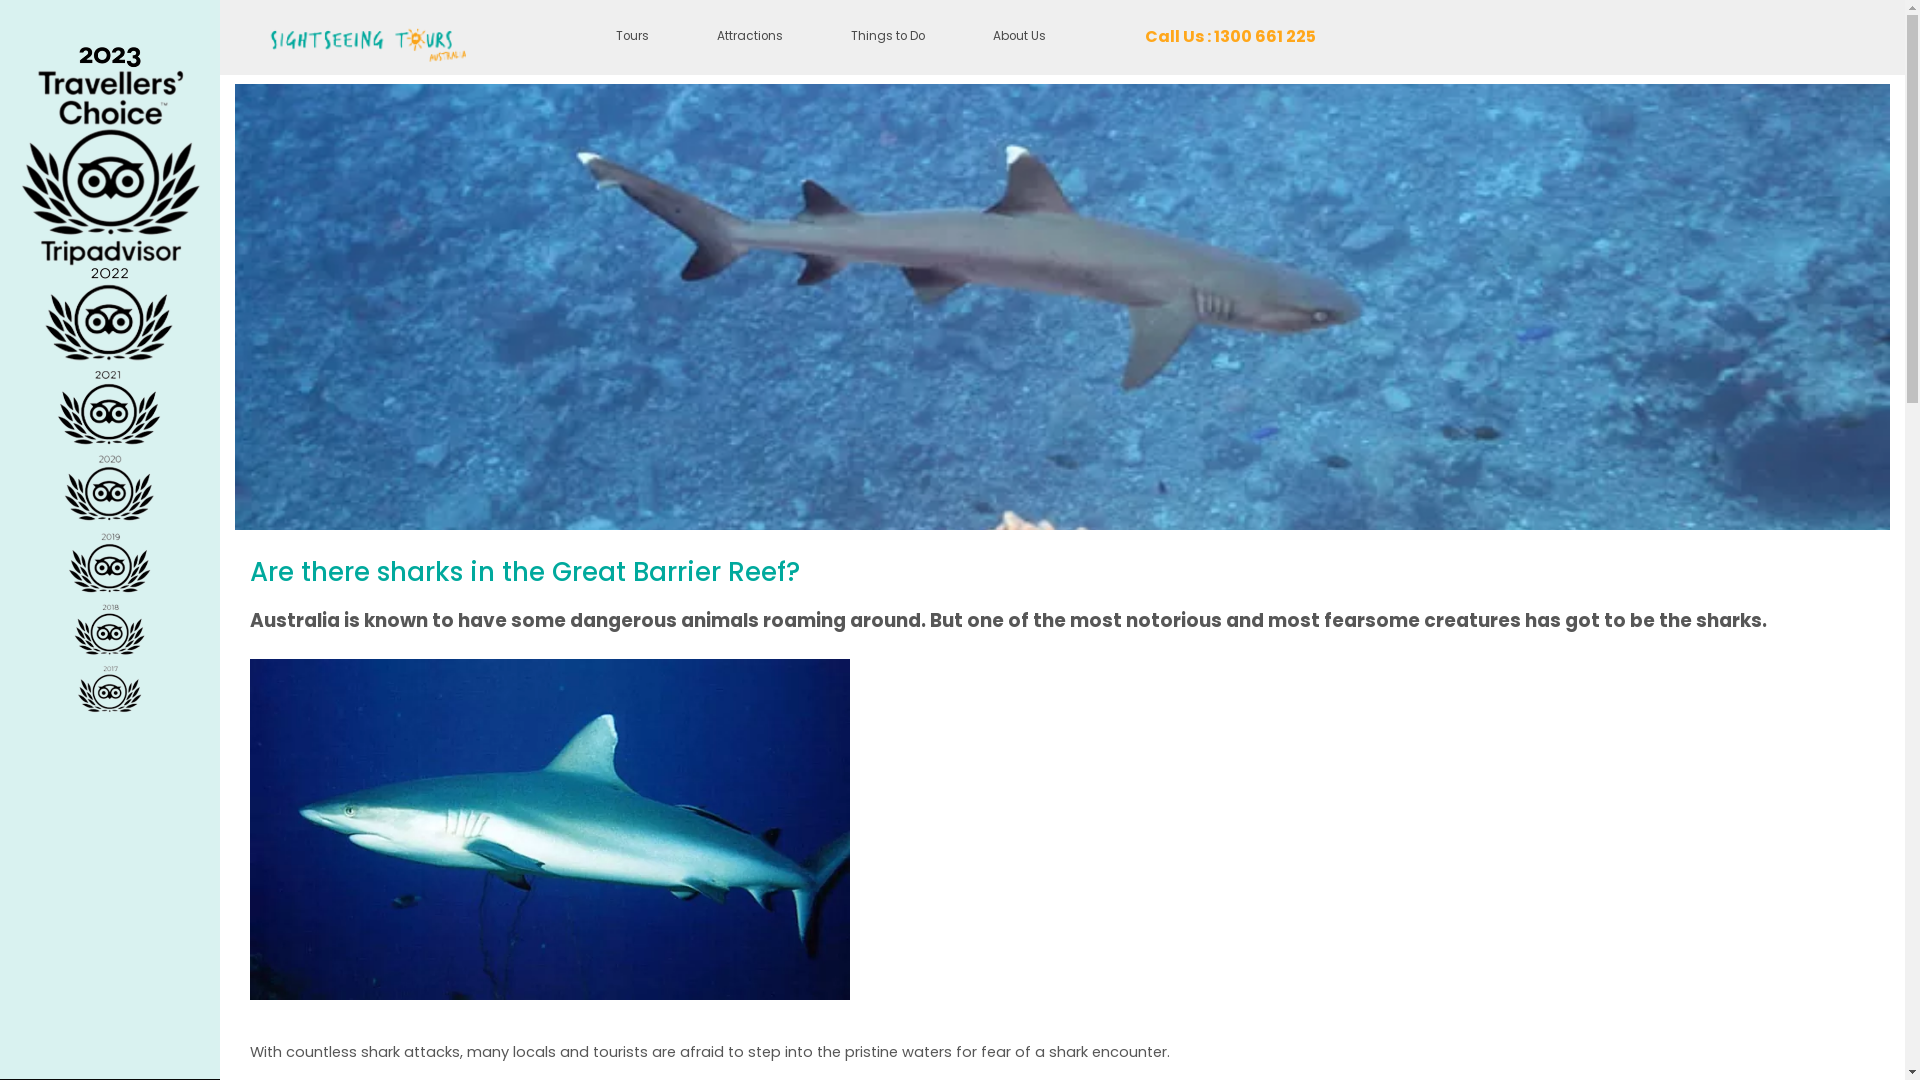 This screenshot has height=1080, width=1920. What do you see at coordinates (1229, 37) in the screenshot?
I see `'Call Us : 1300 661 225'` at bounding box center [1229, 37].